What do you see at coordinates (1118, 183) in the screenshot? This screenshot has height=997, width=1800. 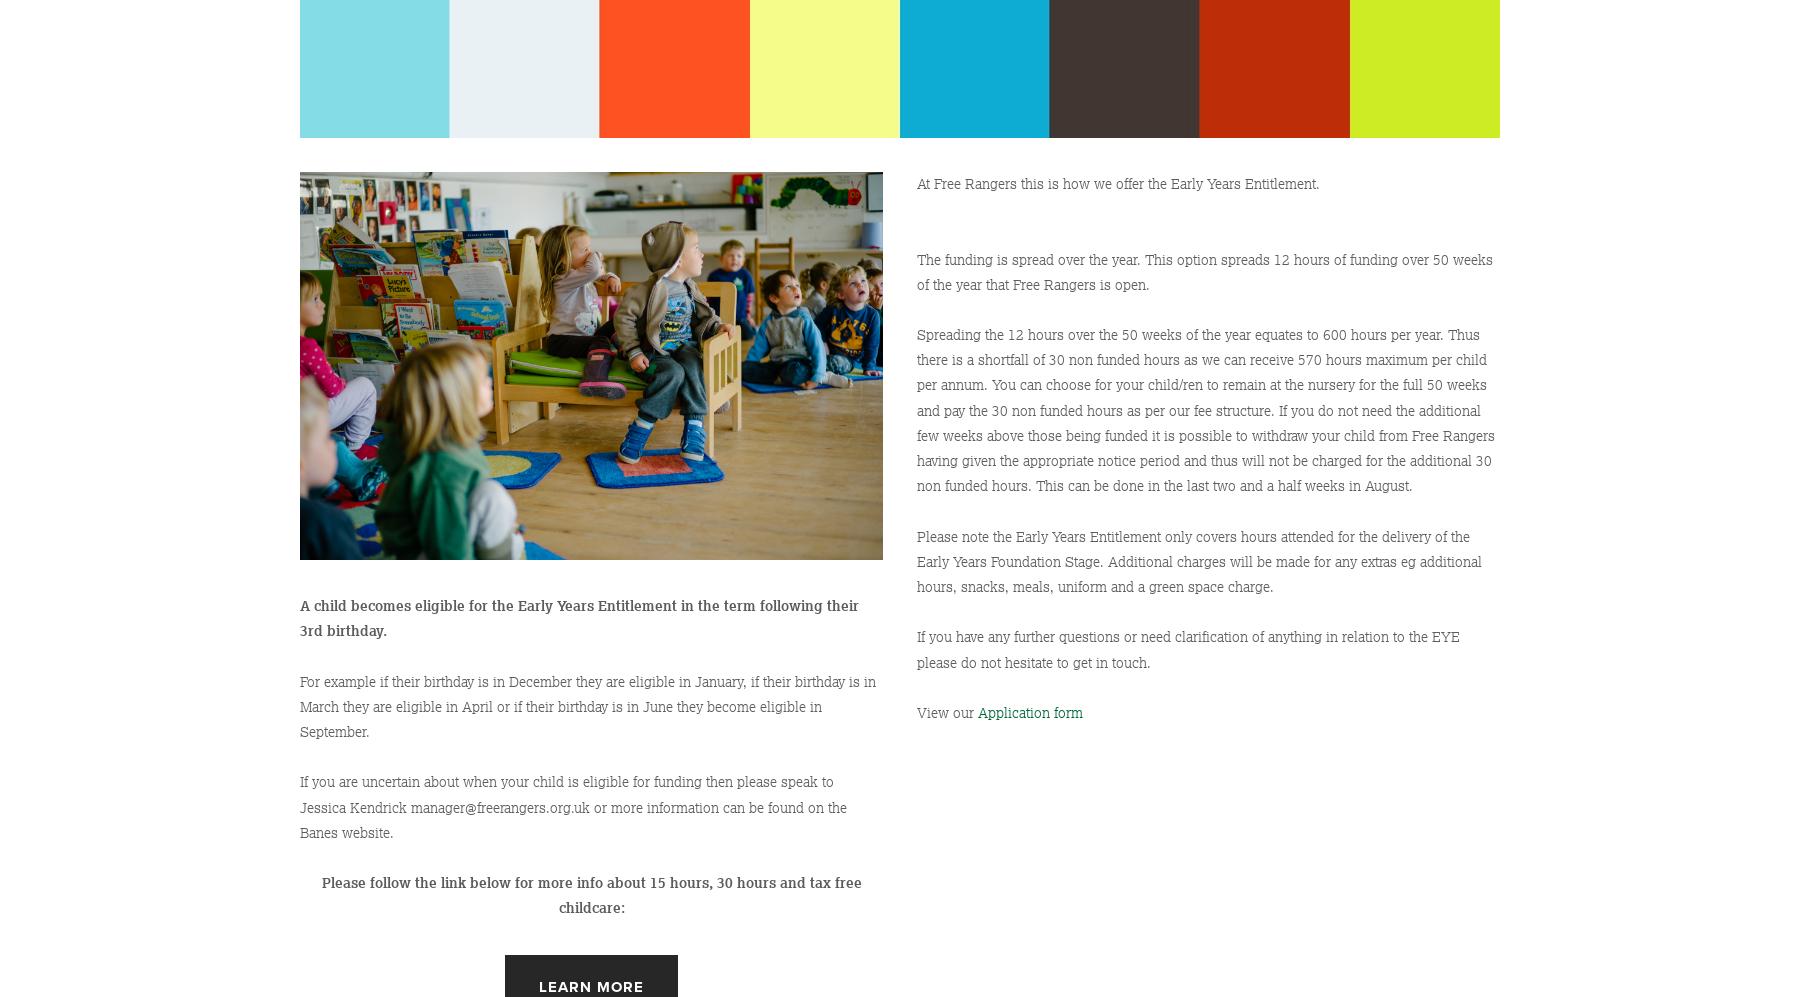 I see `'At Free Rangers this is how we offer the Early Years Entitlement.'` at bounding box center [1118, 183].